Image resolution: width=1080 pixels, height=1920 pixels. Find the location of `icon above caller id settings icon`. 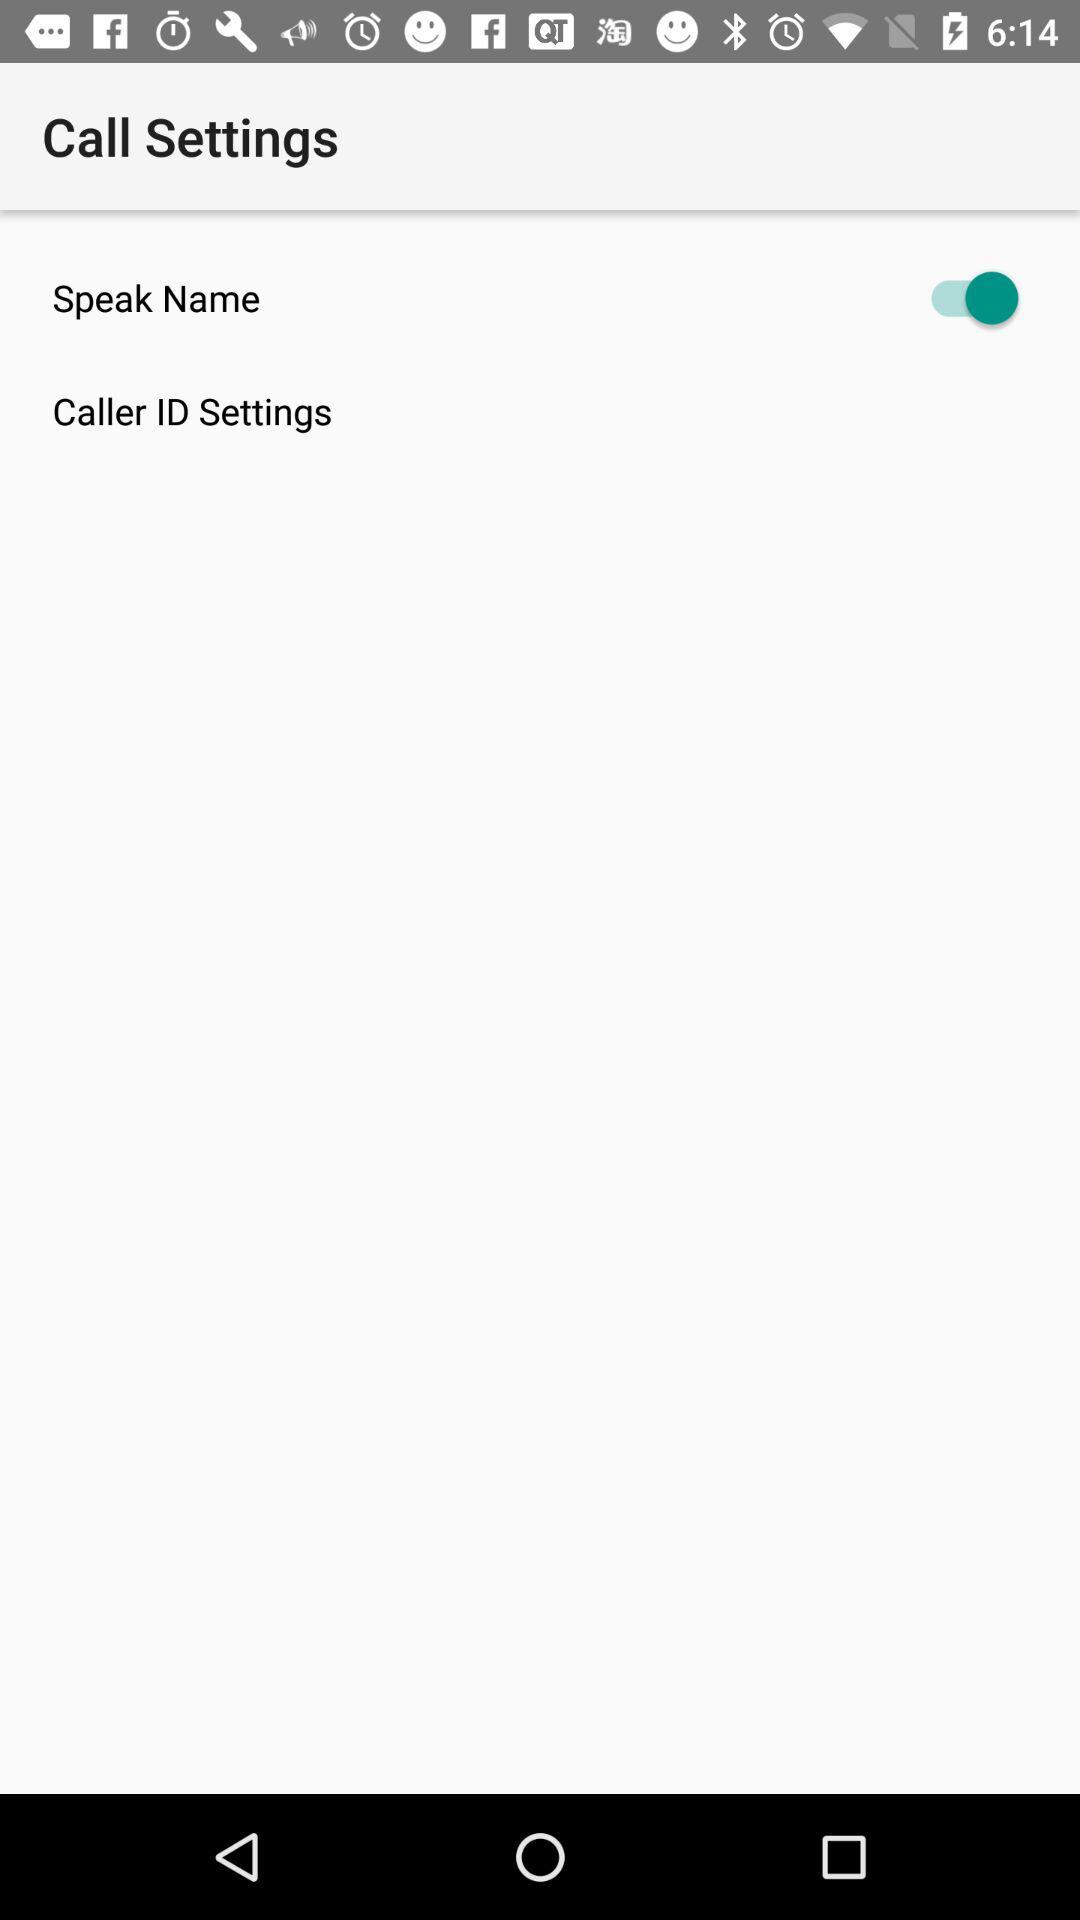

icon above caller id settings icon is located at coordinates (540, 297).